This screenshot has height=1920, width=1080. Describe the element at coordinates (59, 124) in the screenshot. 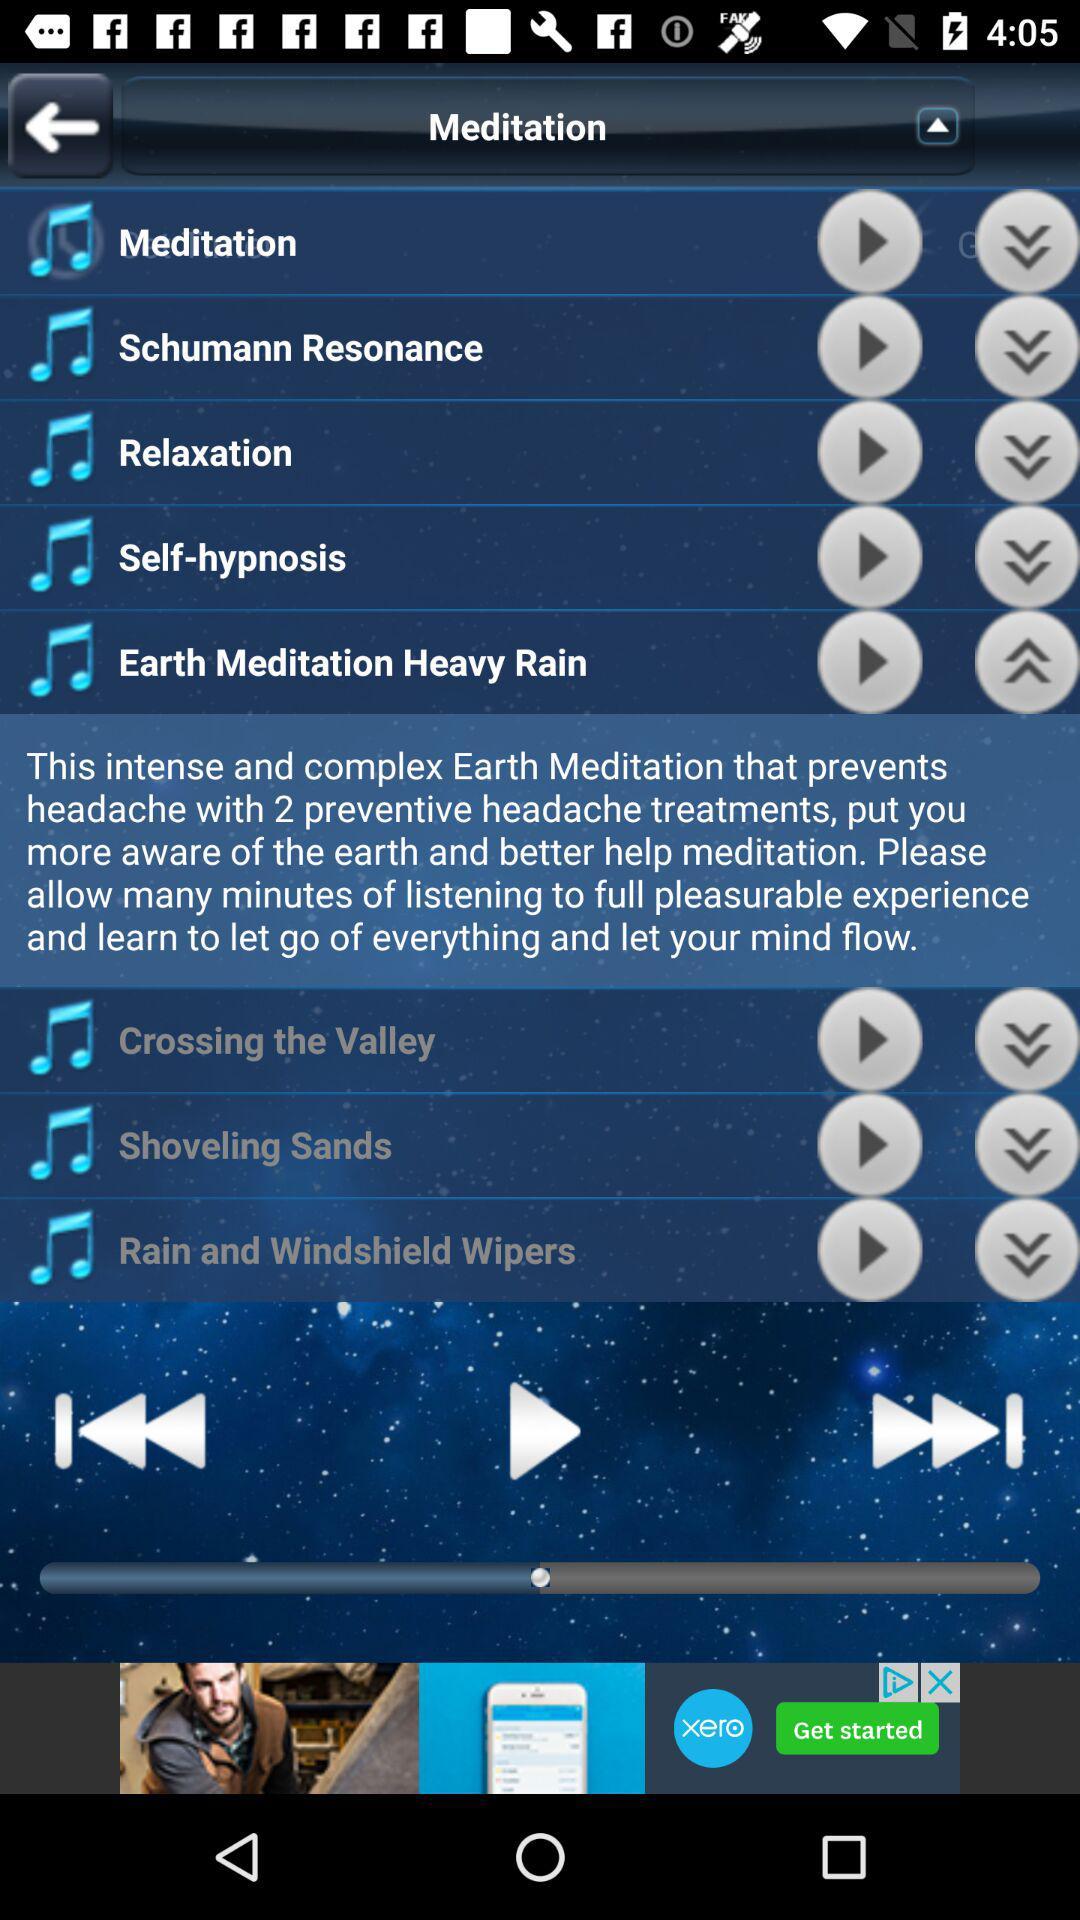

I see `previous` at that location.